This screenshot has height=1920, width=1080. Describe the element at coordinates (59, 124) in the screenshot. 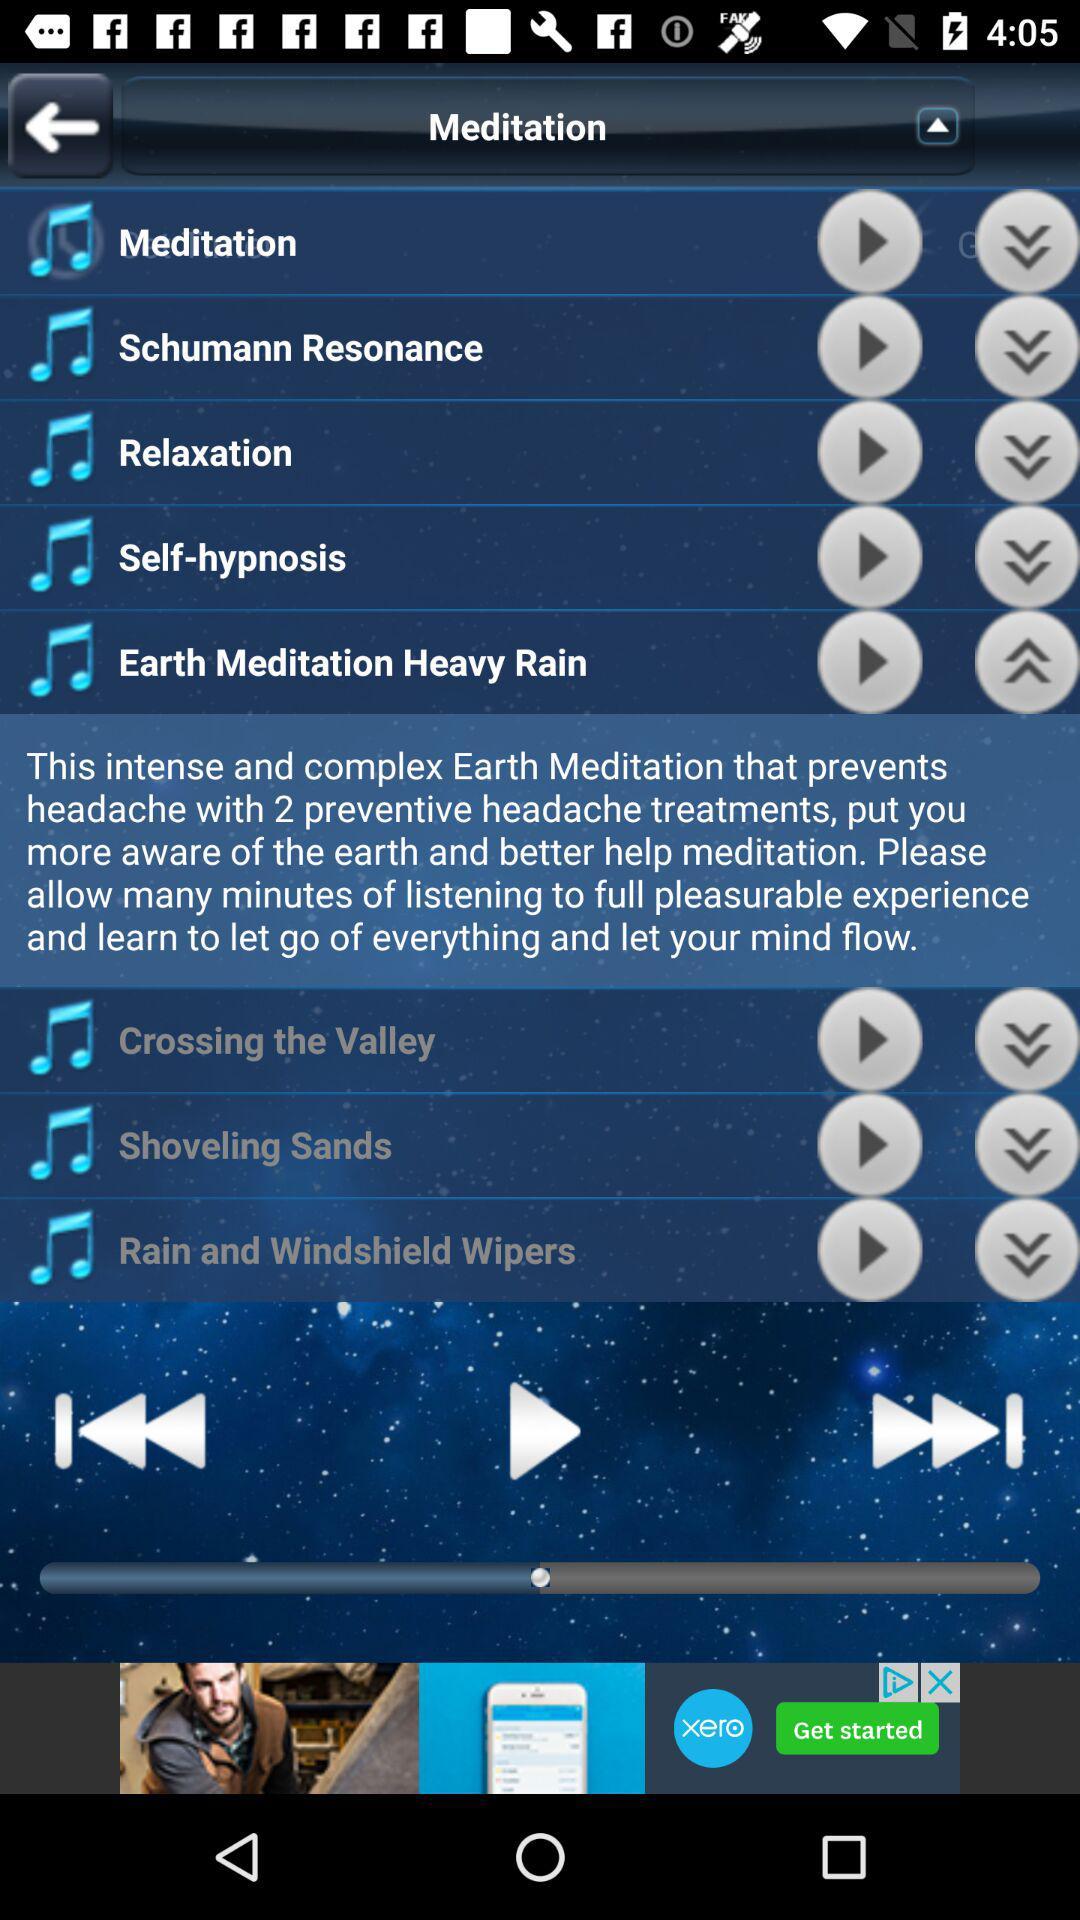

I see `previous` at that location.